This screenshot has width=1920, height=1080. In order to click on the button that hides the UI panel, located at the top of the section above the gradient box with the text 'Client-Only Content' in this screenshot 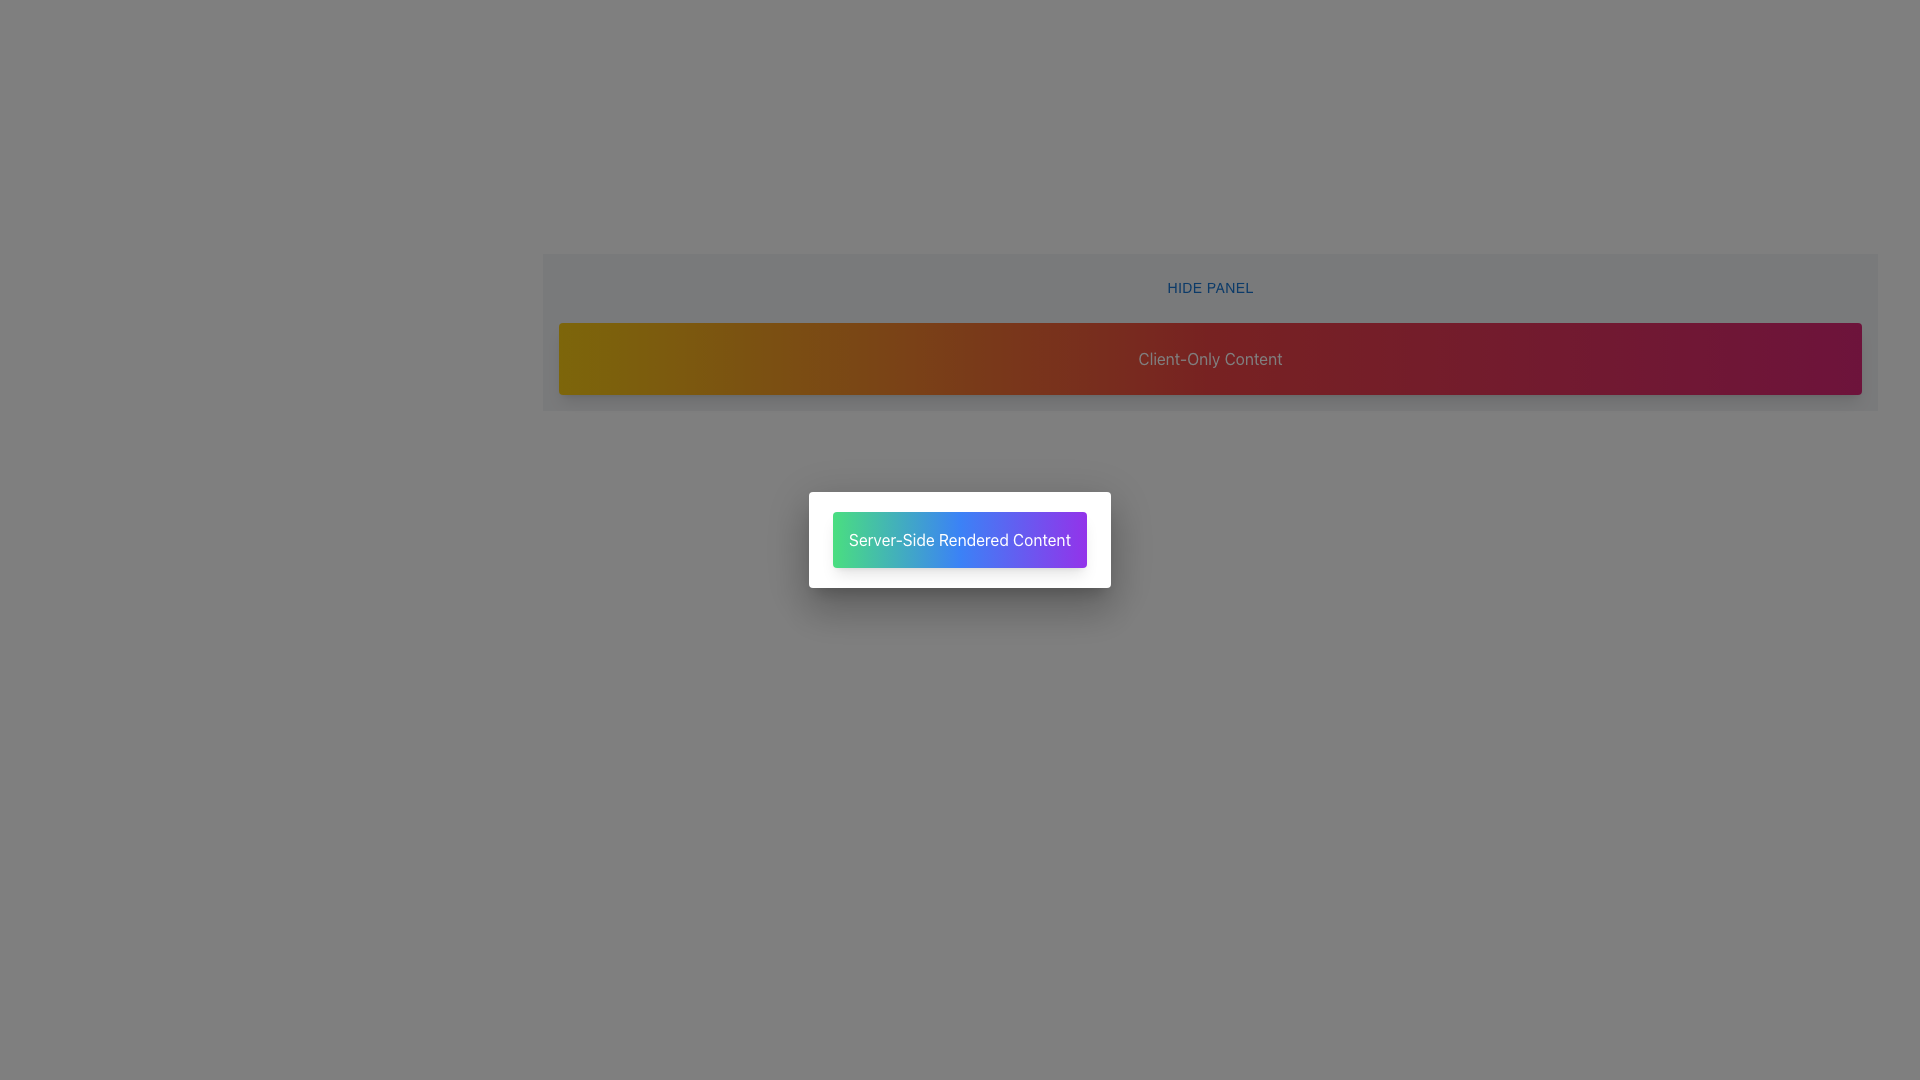, I will do `click(1209, 288)`.